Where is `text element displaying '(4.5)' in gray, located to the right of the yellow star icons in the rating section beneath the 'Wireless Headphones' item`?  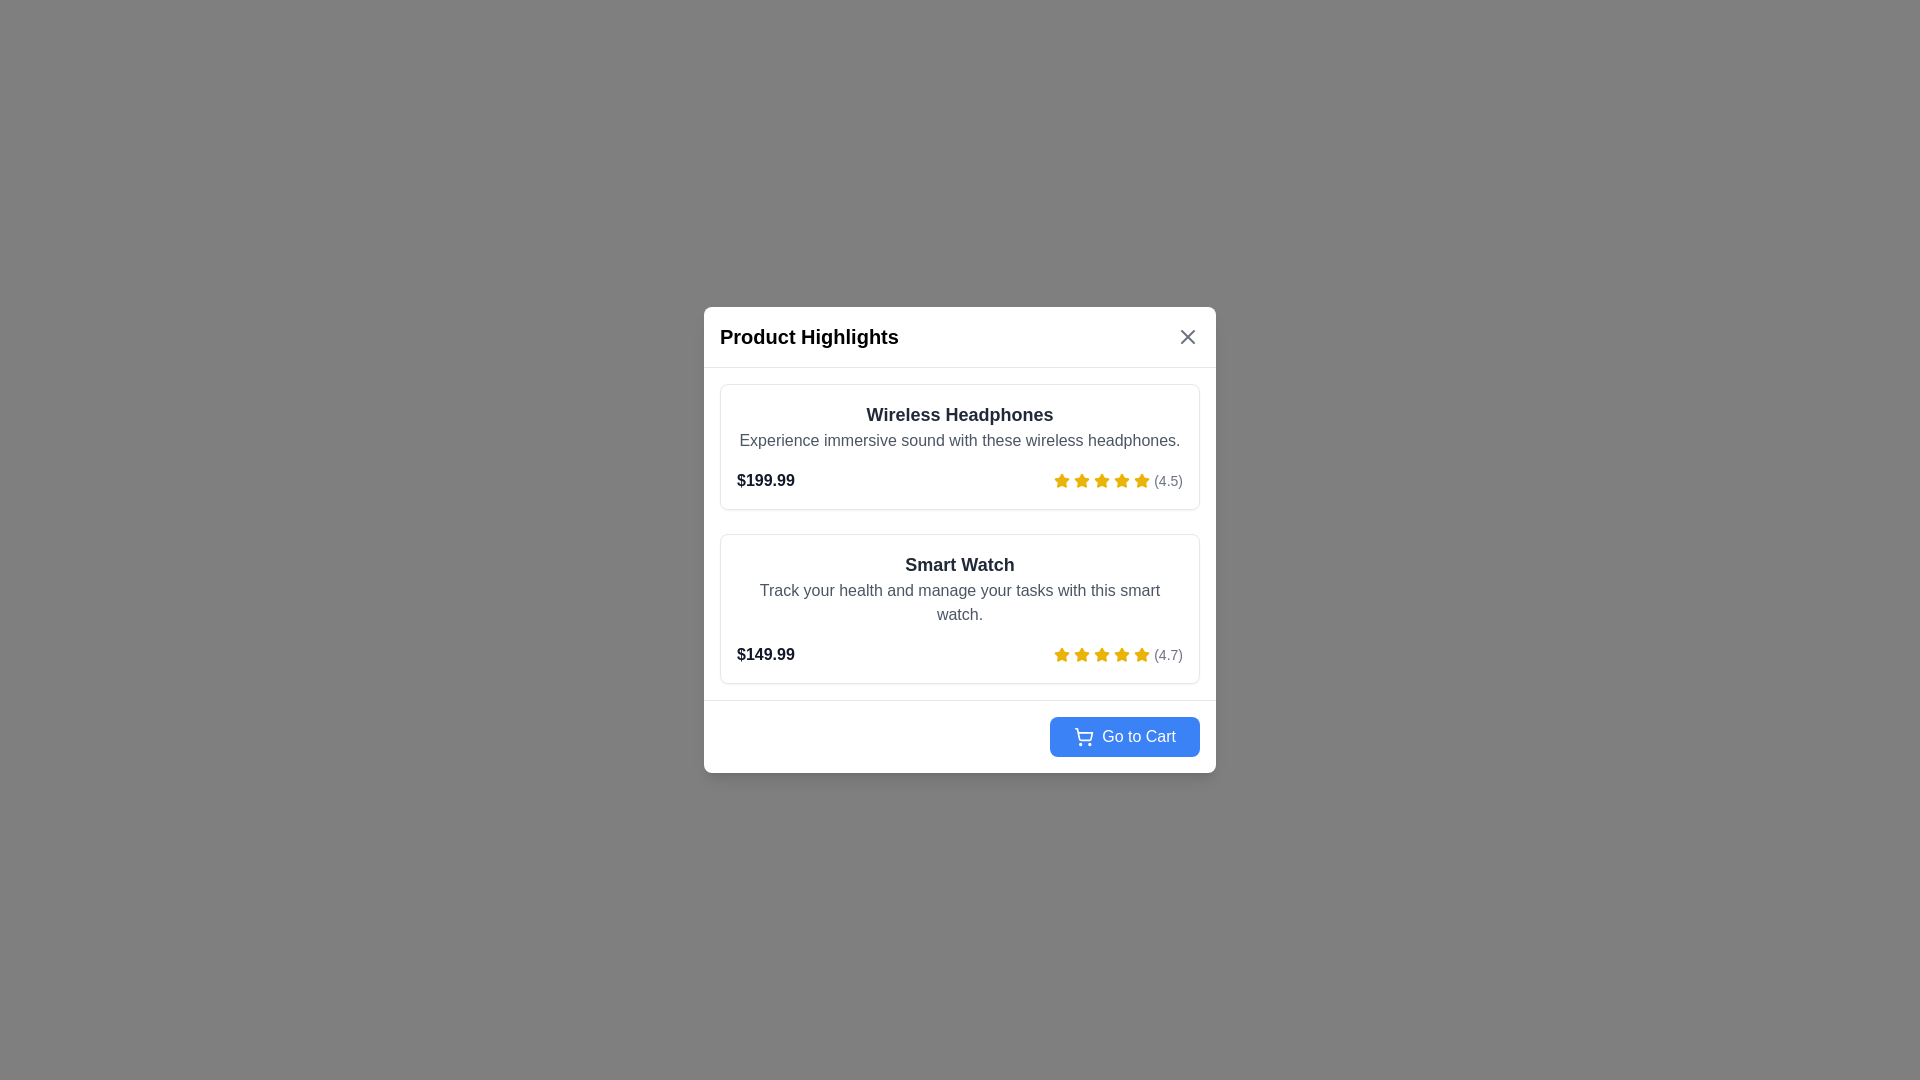 text element displaying '(4.5)' in gray, located to the right of the yellow star icons in the rating section beneath the 'Wireless Headphones' item is located at coordinates (1168, 481).